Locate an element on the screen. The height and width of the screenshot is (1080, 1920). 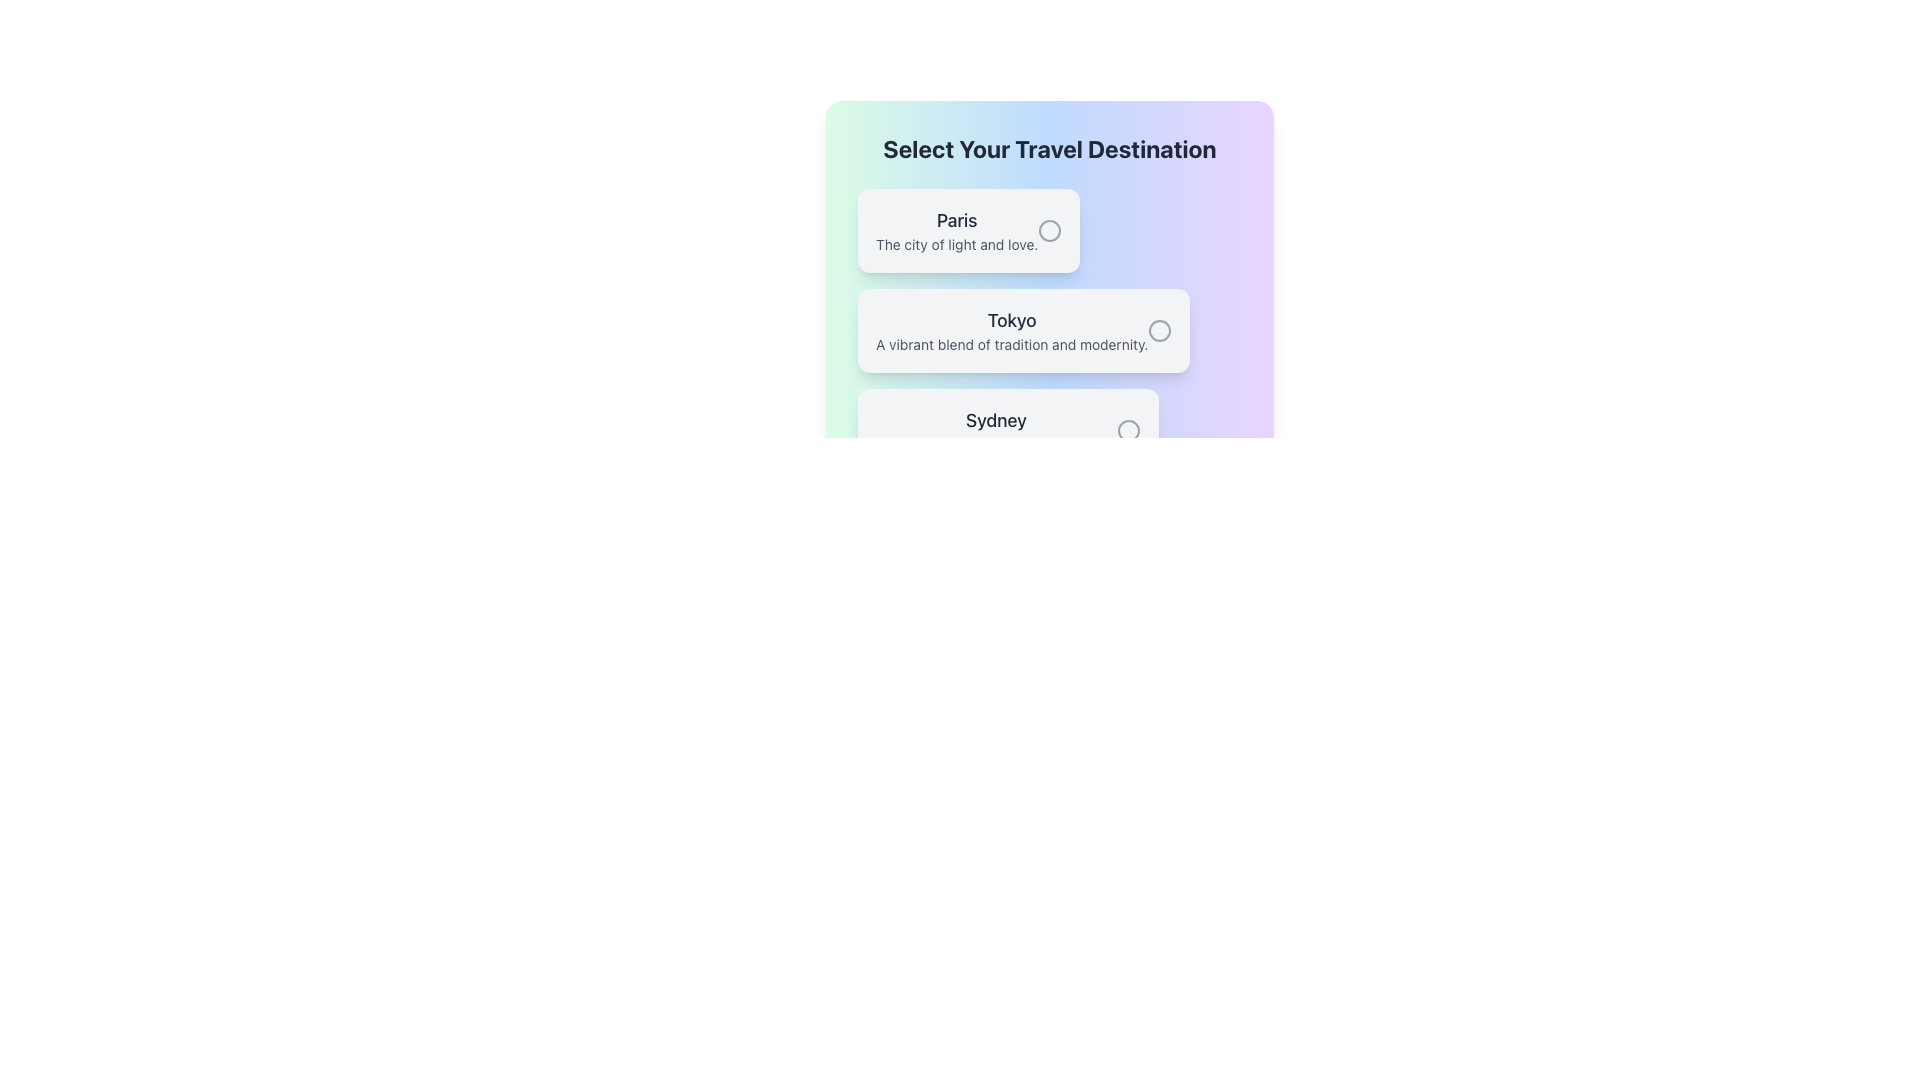
informational text label located below the heading 'Paris' which provides additional context about the travel destination is located at coordinates (956, 244).